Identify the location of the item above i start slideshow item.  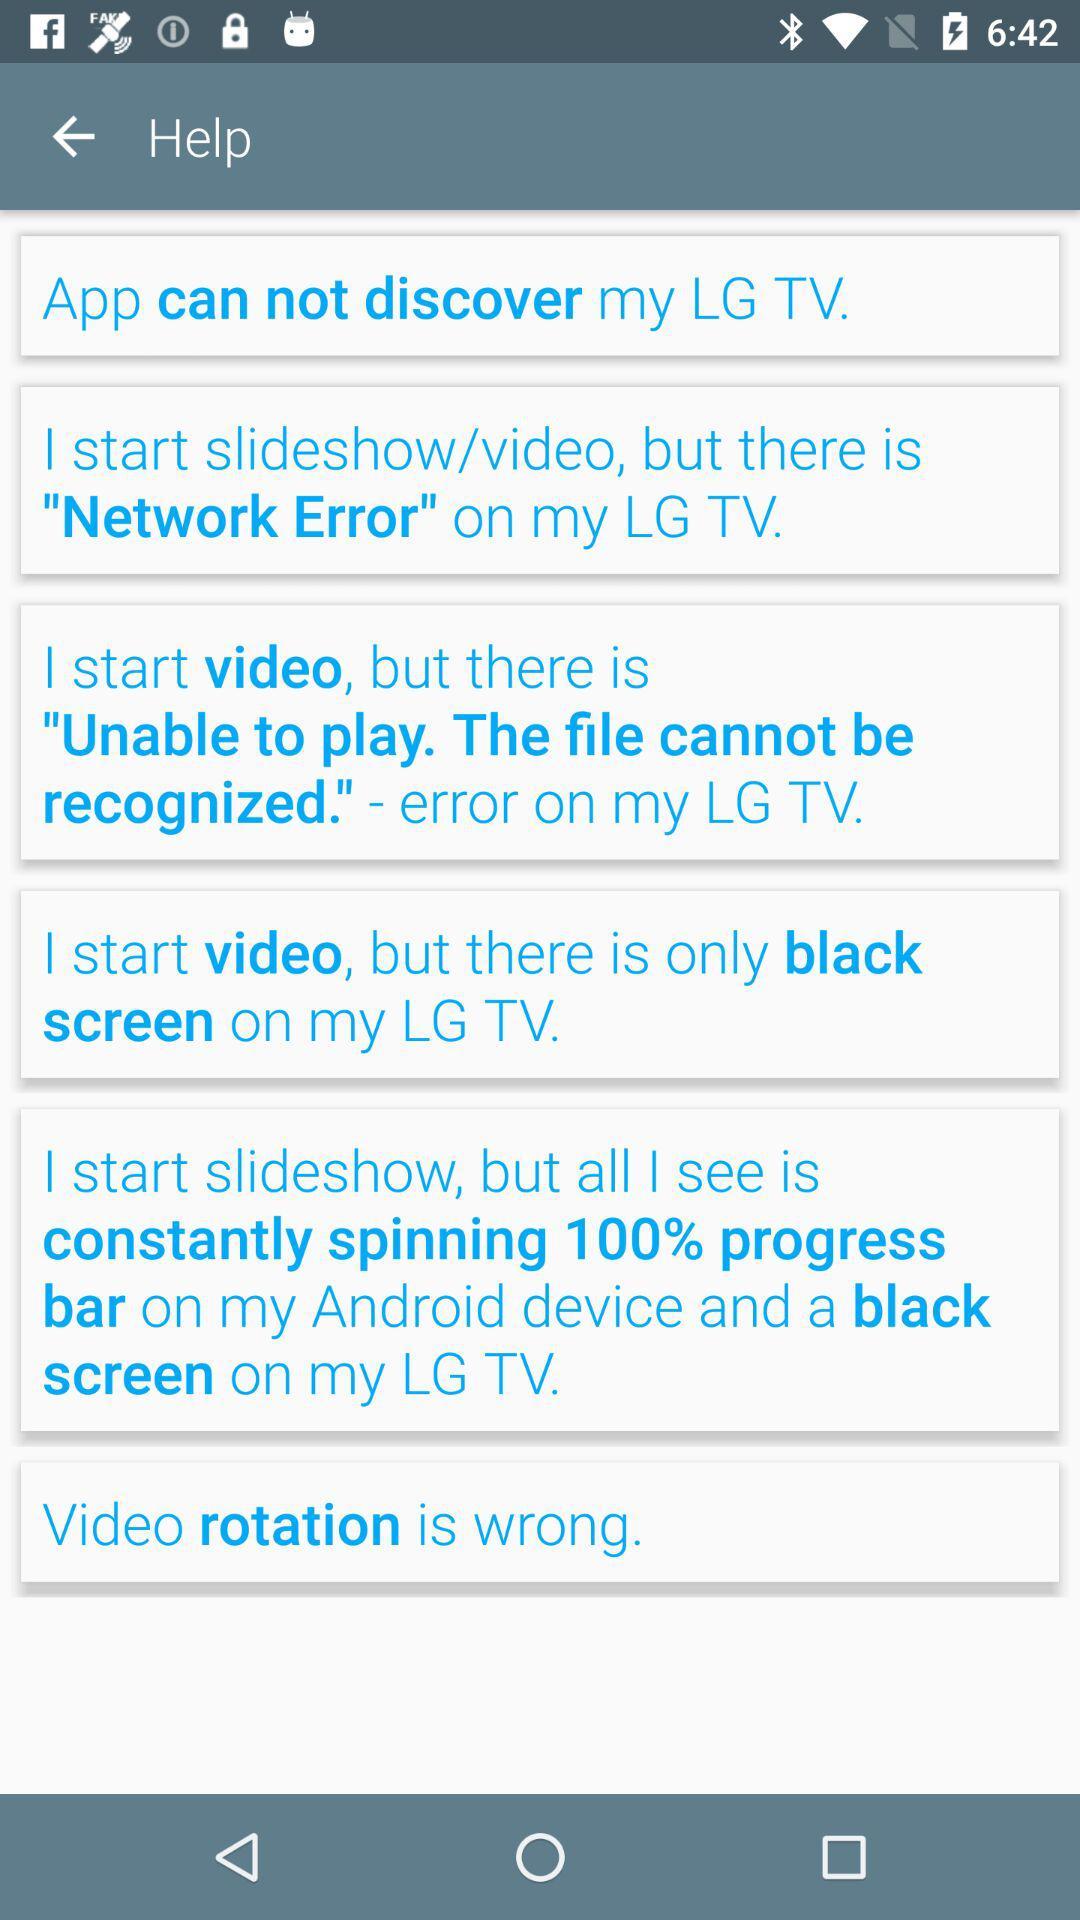
(540, 294).